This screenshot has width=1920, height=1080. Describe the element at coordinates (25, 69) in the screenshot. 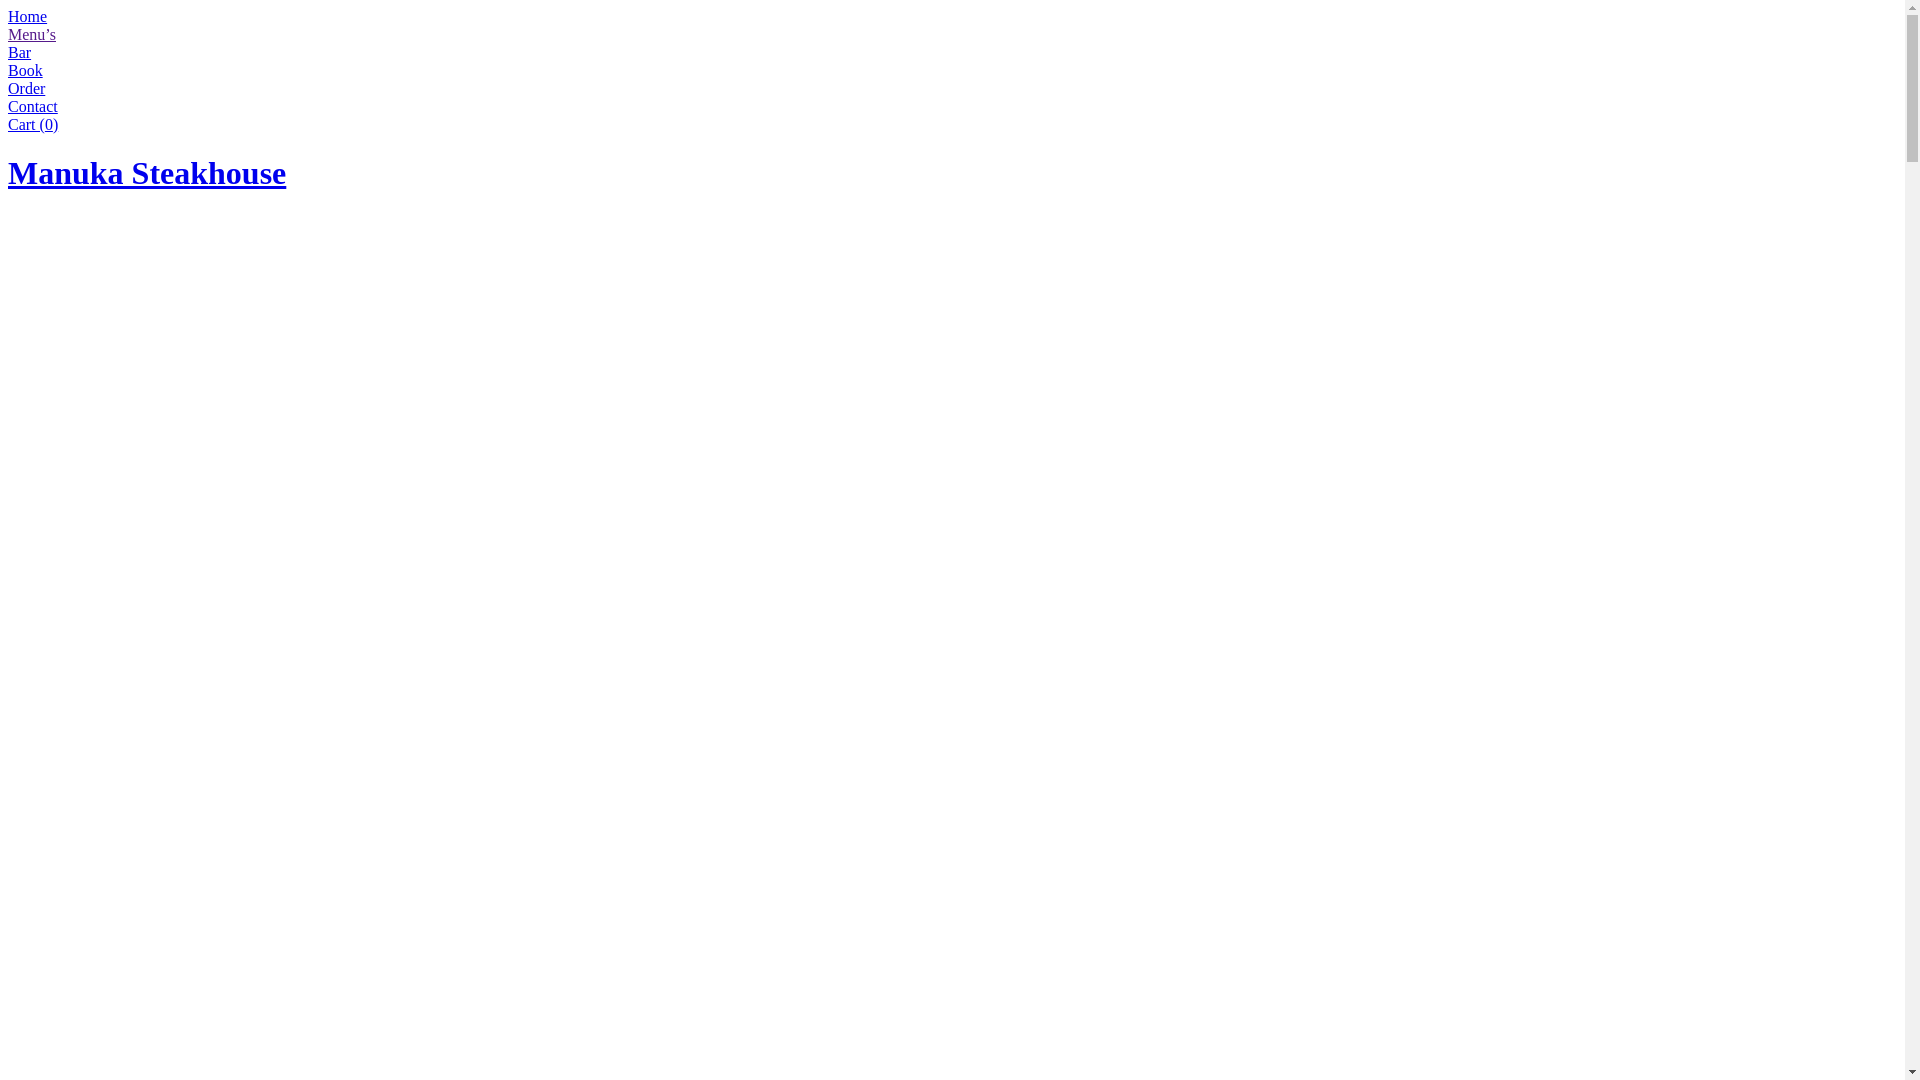

I see `'Book'` at that location.